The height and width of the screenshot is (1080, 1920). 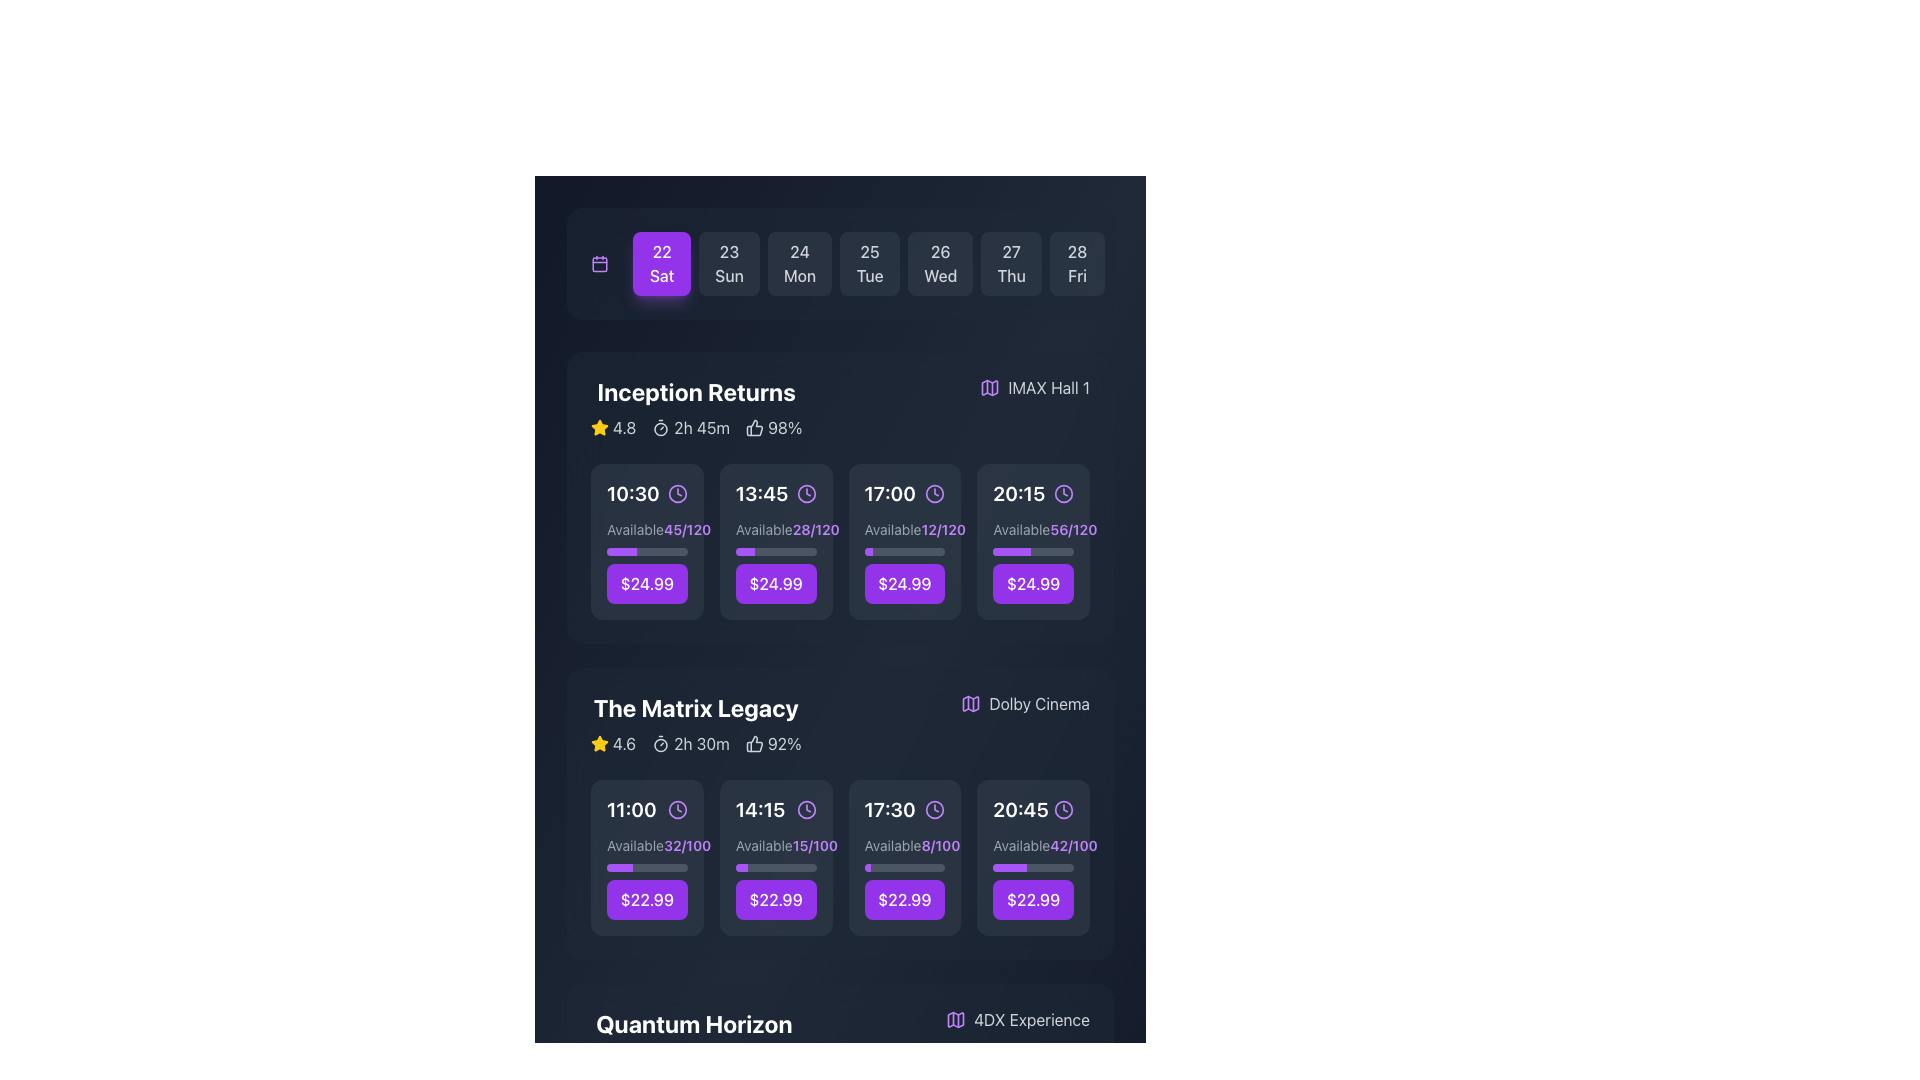 What do you see at coordinates (763, 528) in the screenshot?
I see `the light gray text label reading 'Available.' located at the top left of the second screening time card for 'Inception Returns' movie section` at bounding box center [763, 528].